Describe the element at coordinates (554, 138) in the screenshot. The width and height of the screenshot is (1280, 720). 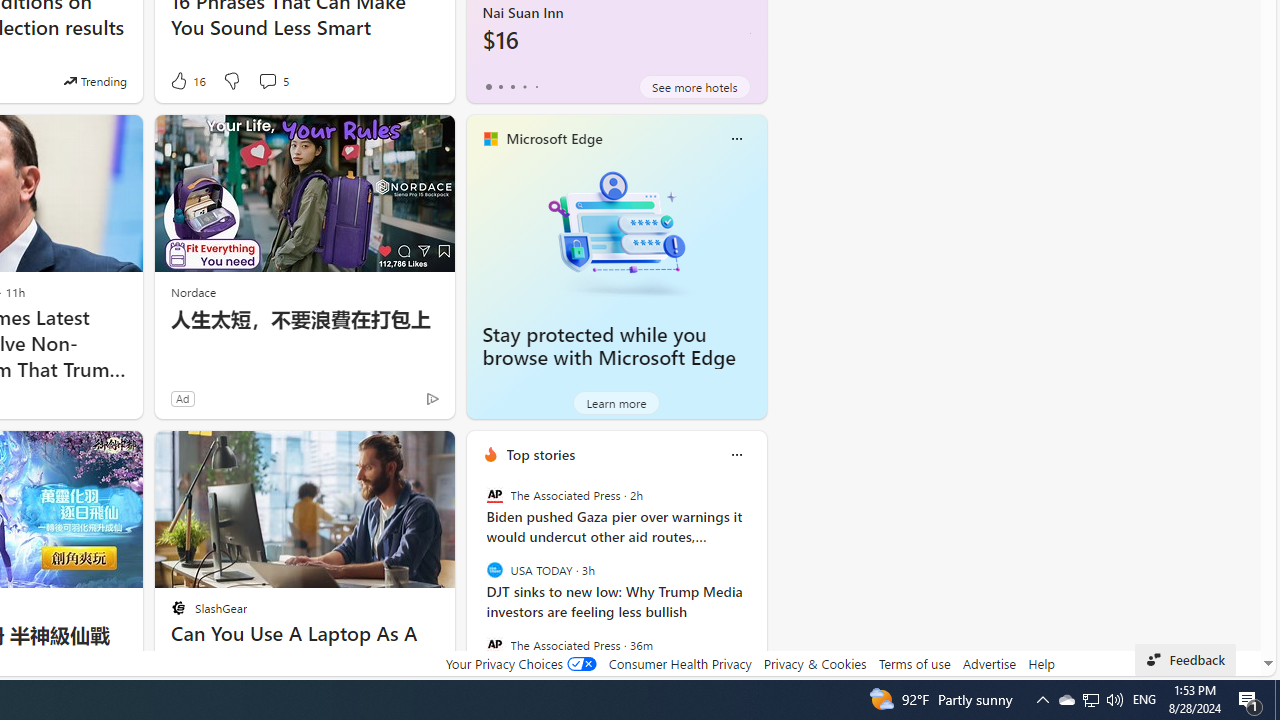
I see `'Microsoft Edge'` at that location.